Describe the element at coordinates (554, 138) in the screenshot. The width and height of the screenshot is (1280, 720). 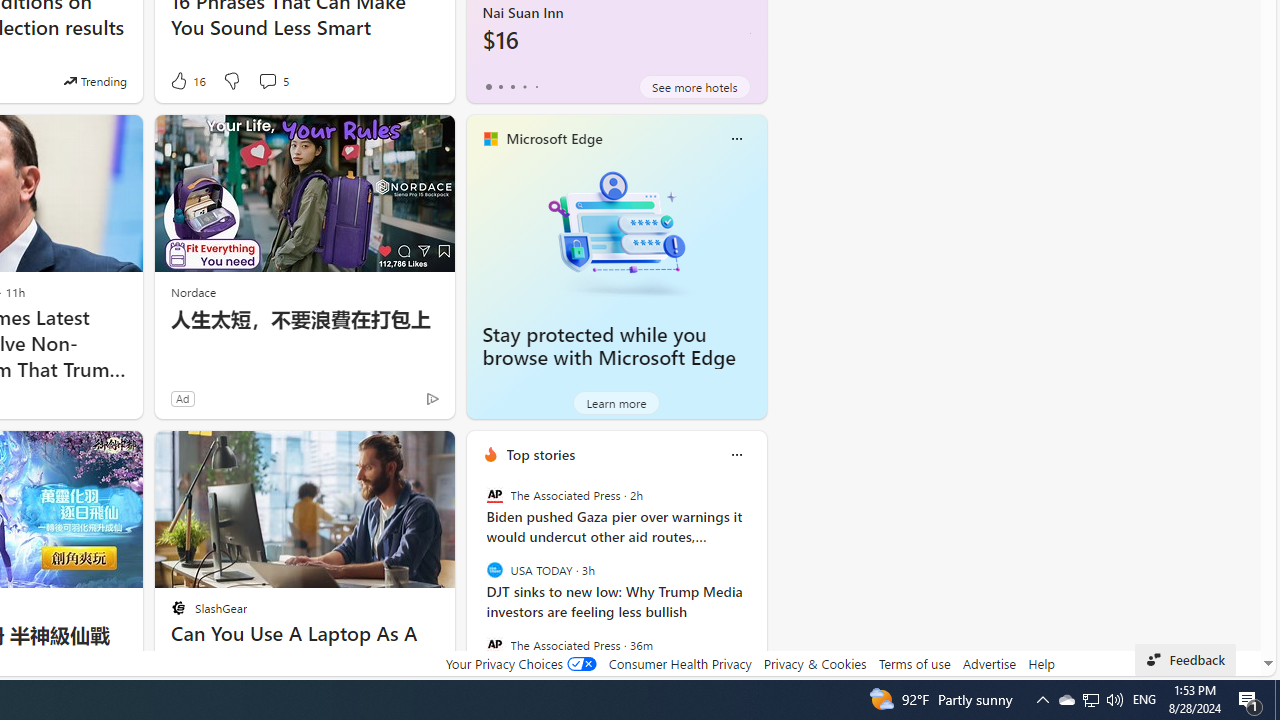
I see `'Microsoft Edge'` at that location.